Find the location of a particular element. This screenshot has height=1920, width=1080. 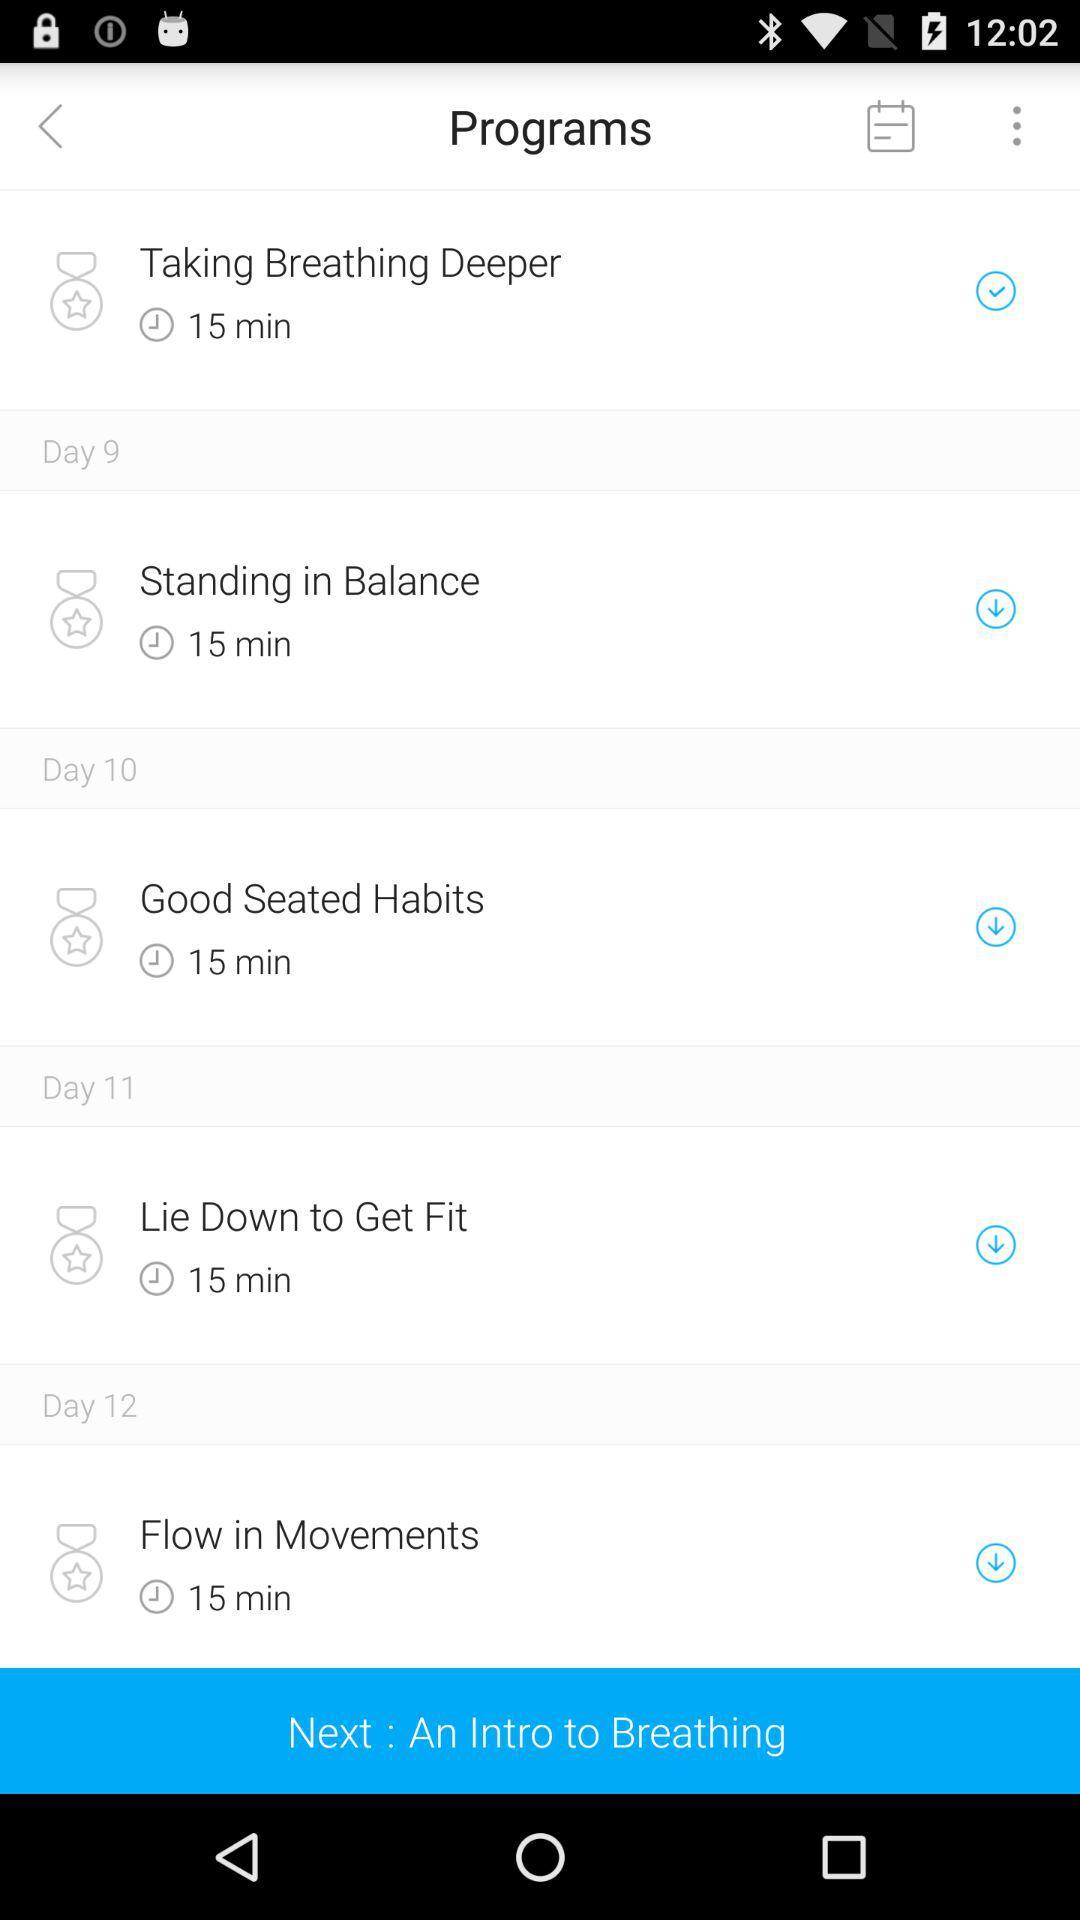

the day 12 item is located at coordinates (88, 1403).